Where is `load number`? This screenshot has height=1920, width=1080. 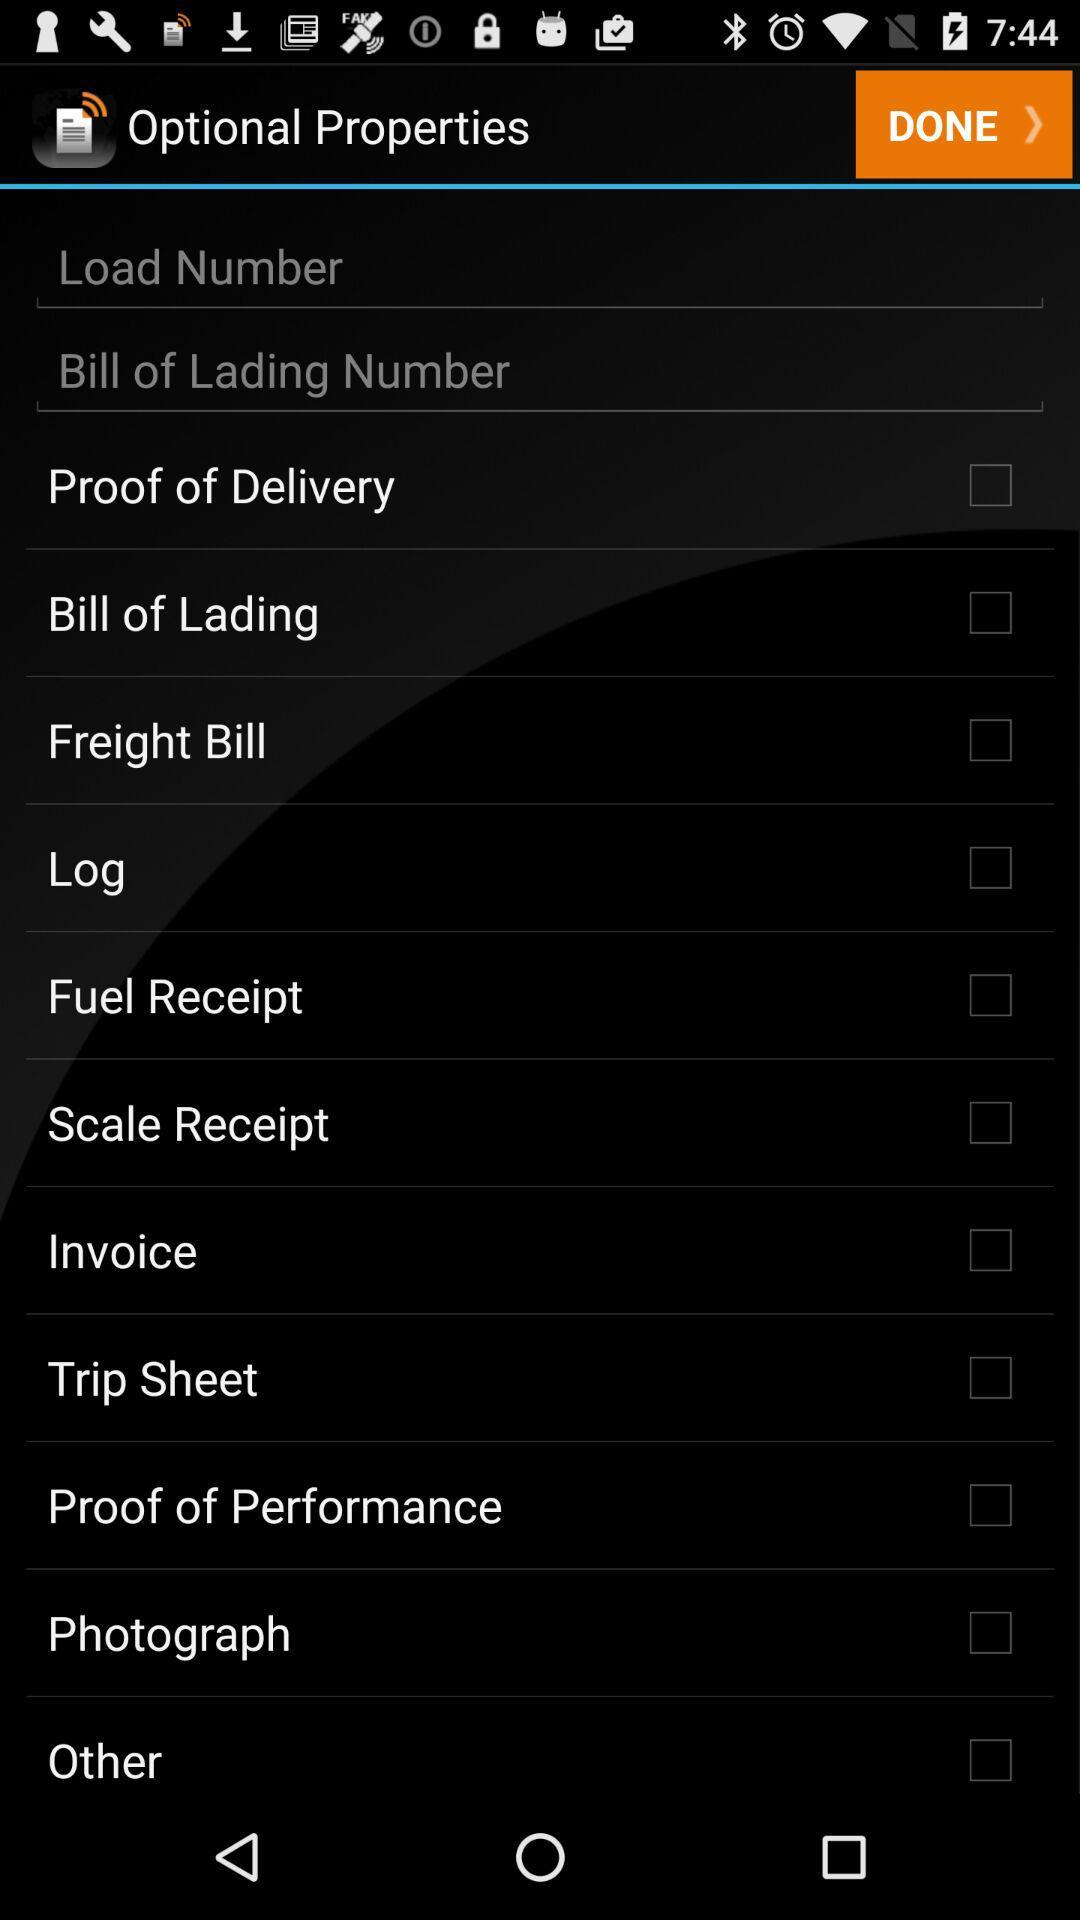
load number is located at coordinates (540, 266).